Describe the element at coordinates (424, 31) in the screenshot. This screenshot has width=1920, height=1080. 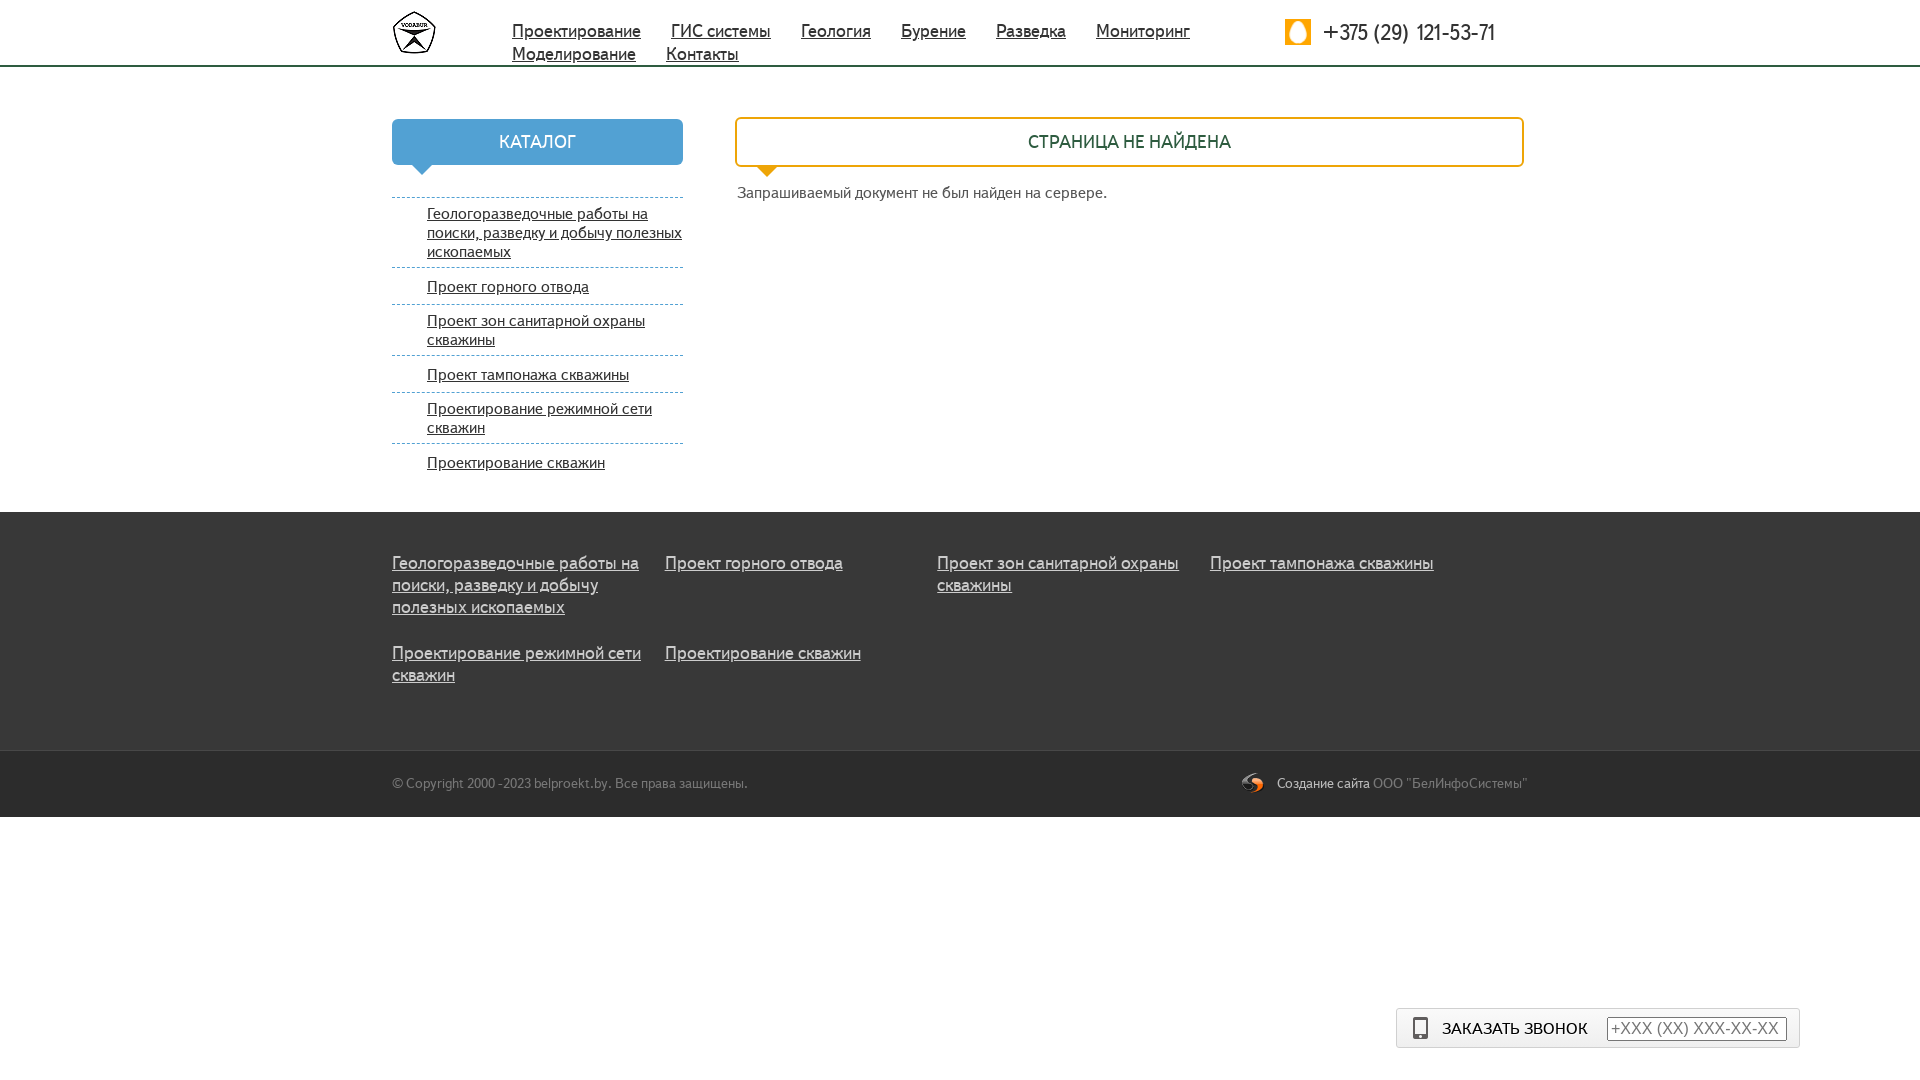
I see `'http://belproekt.by/'` at that location.